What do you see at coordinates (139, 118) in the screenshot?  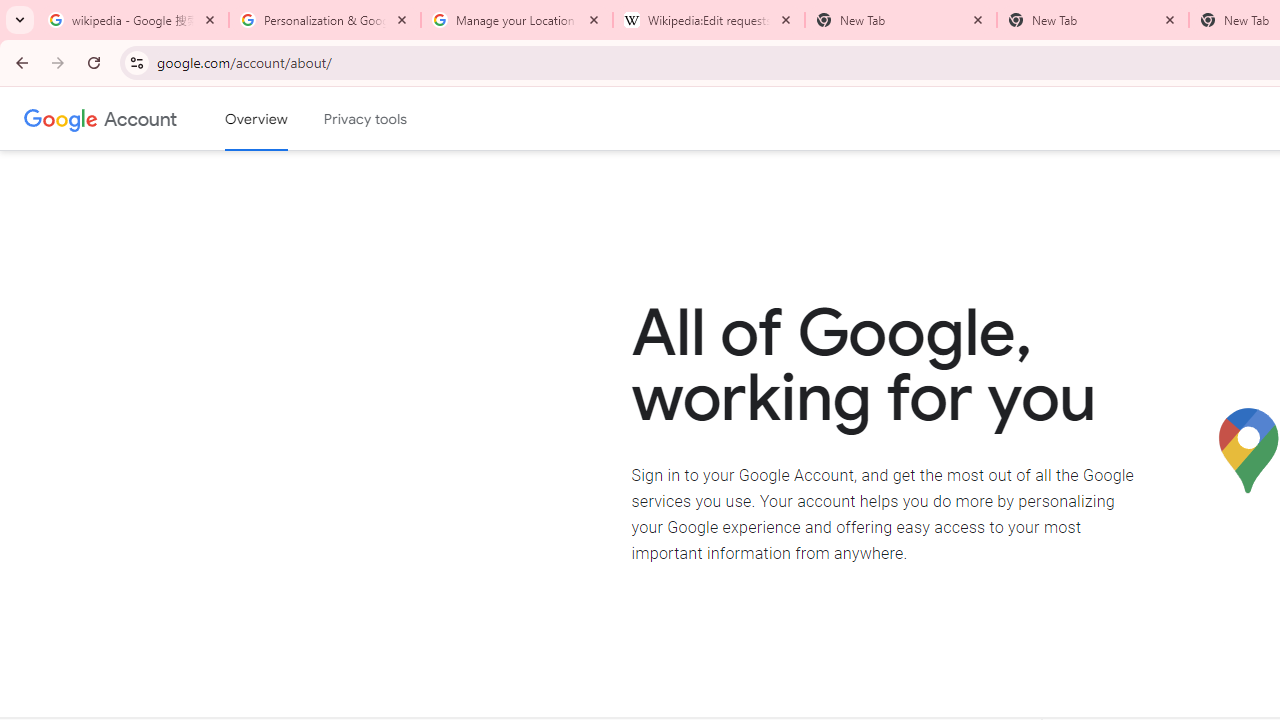 I see `'Google Account'` at bounding box center [139, 118].